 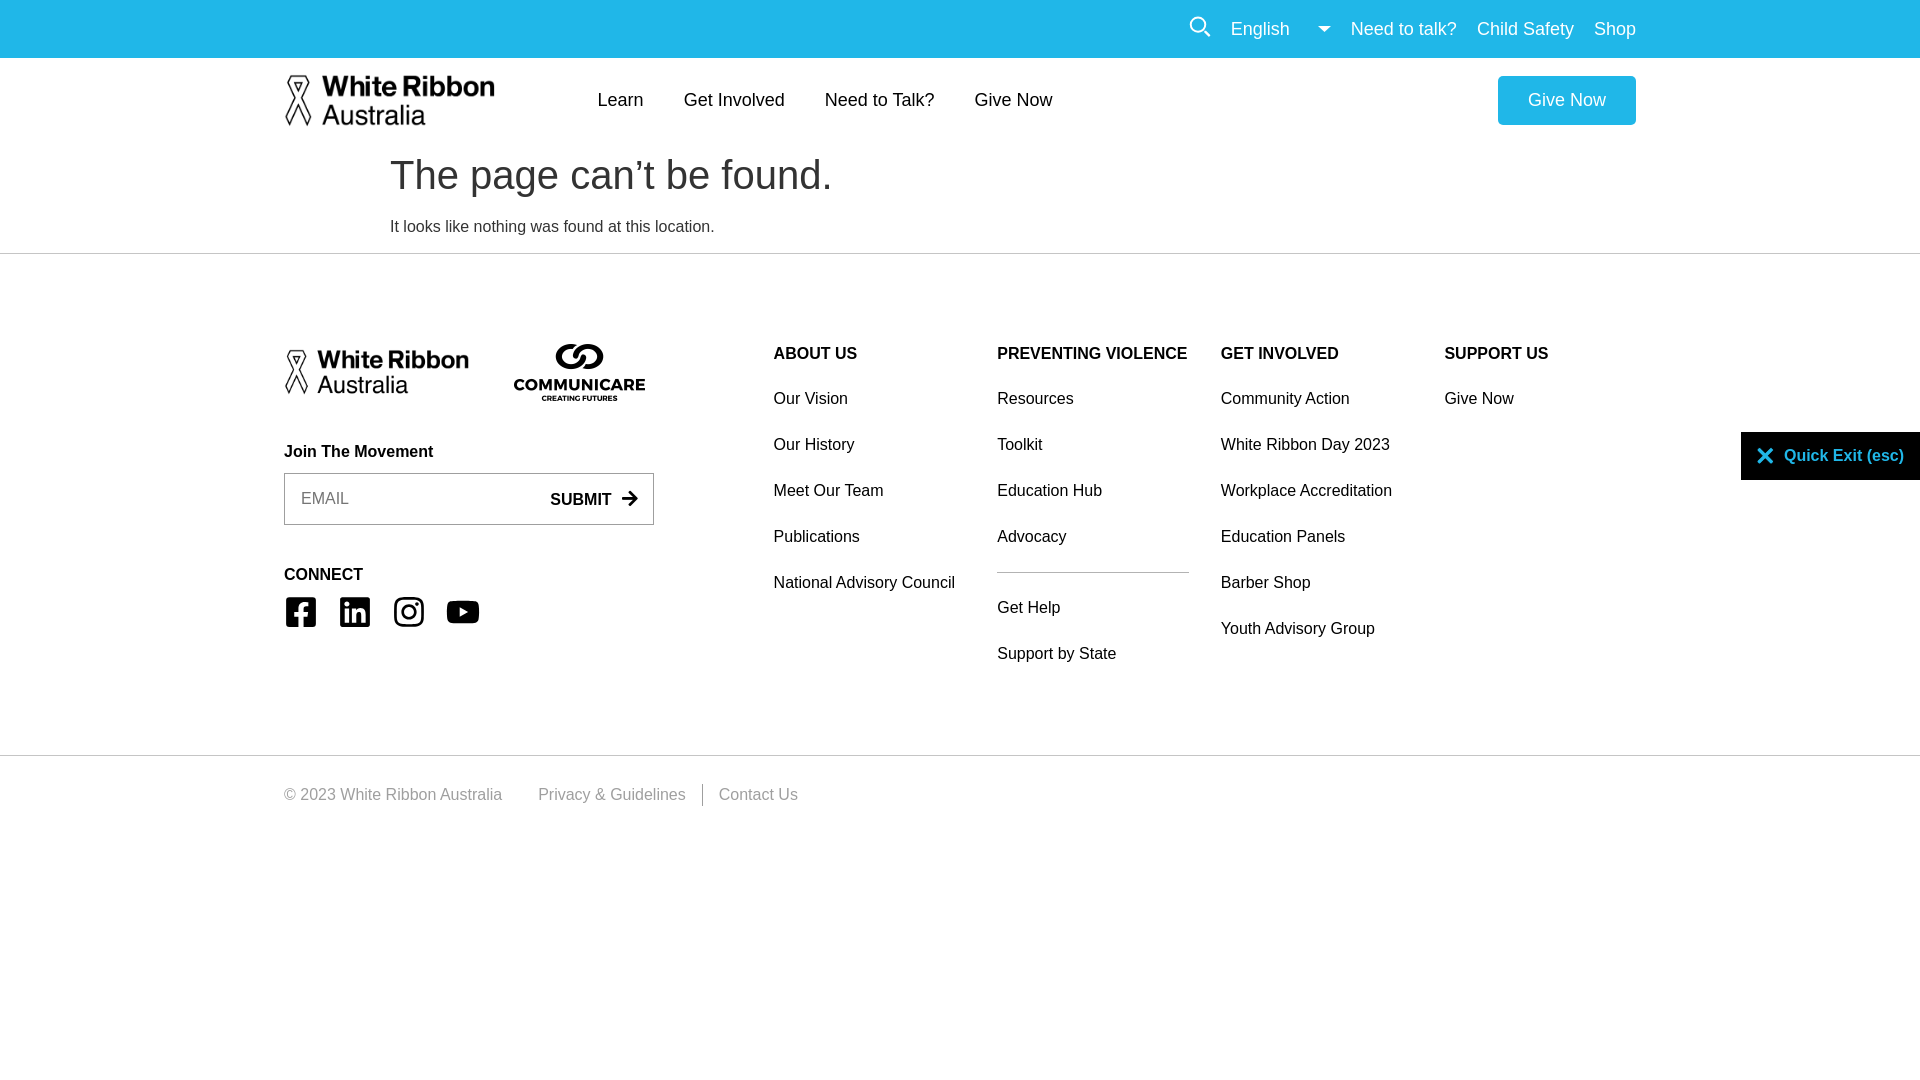 I want to click on 'Toolkit', so click(x=1092, y=443).